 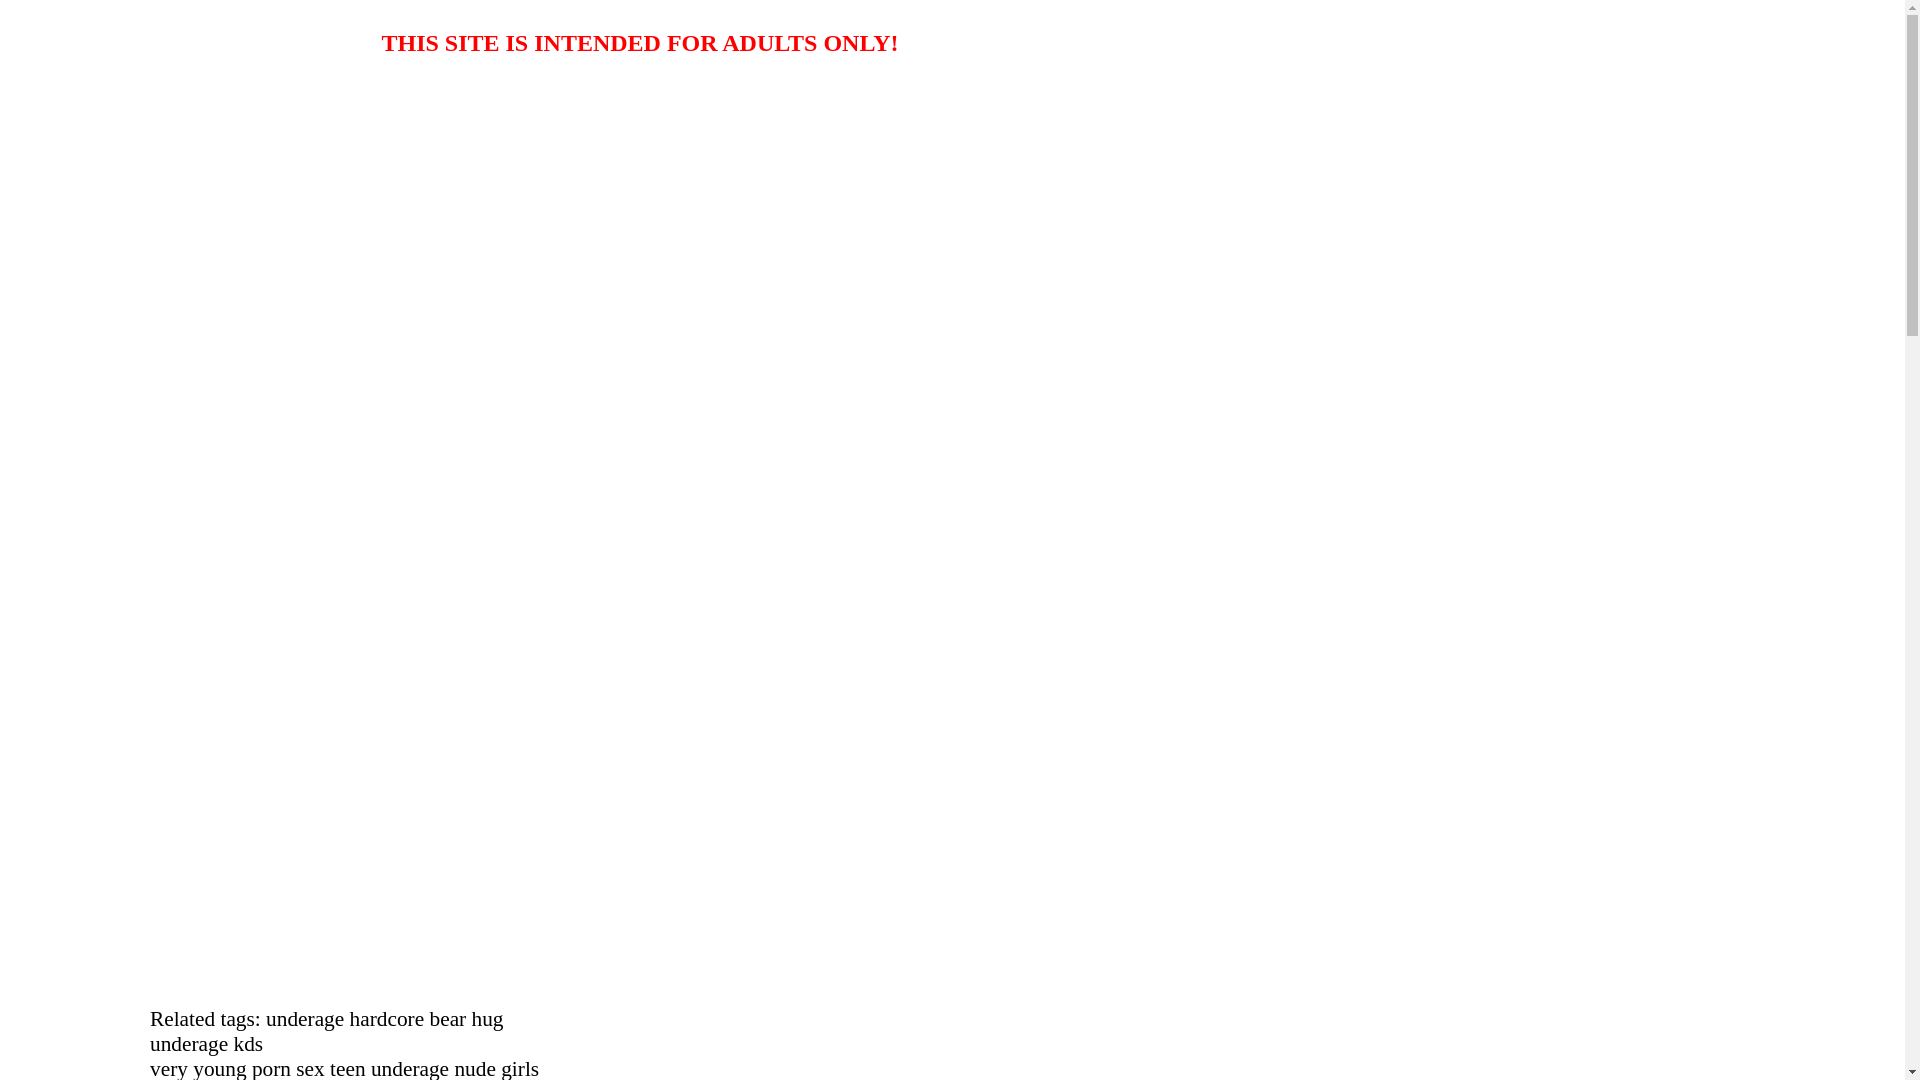 I want to click on 'Underage video pics', so click(x=144, y=38).